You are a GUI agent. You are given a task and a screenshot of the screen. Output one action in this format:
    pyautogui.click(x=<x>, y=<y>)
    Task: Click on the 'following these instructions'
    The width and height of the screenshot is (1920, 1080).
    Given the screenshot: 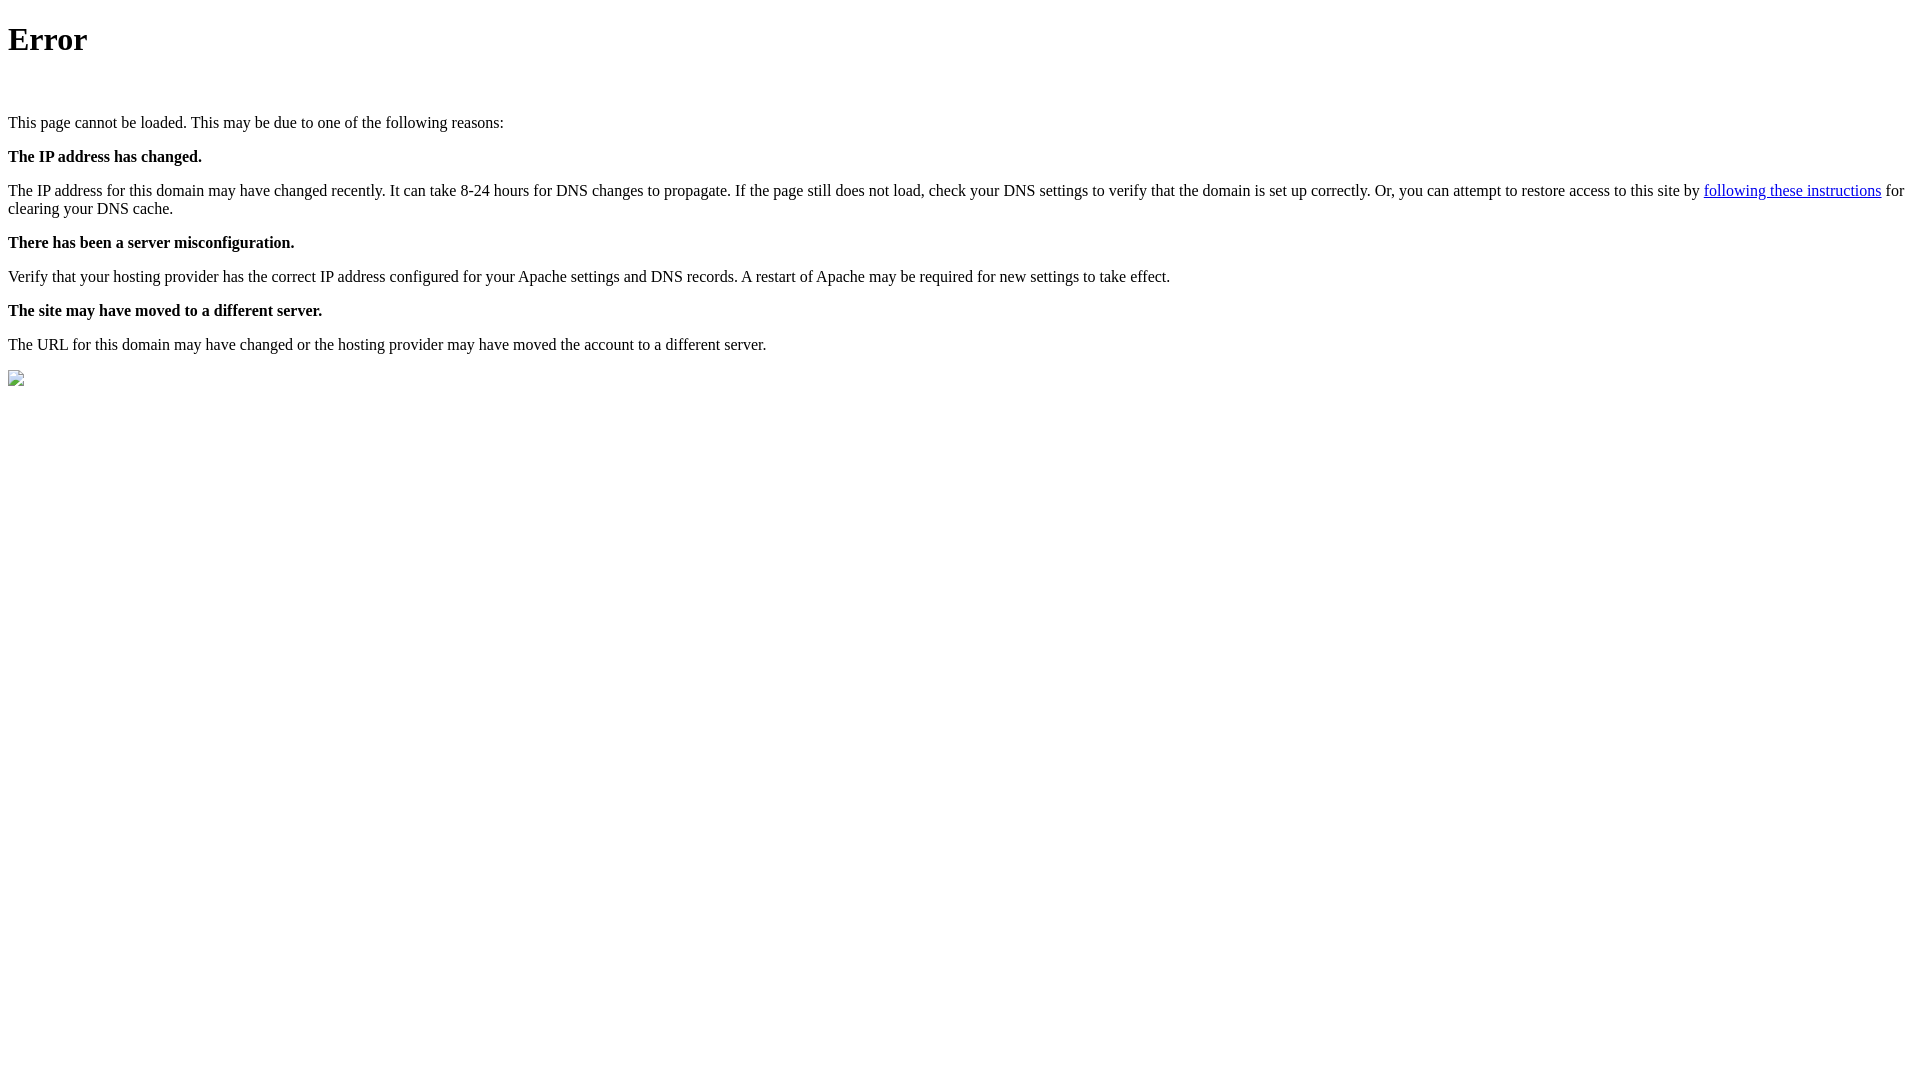 What is the action you would take?
    pyautogui.click(x=1793, y=190)
    